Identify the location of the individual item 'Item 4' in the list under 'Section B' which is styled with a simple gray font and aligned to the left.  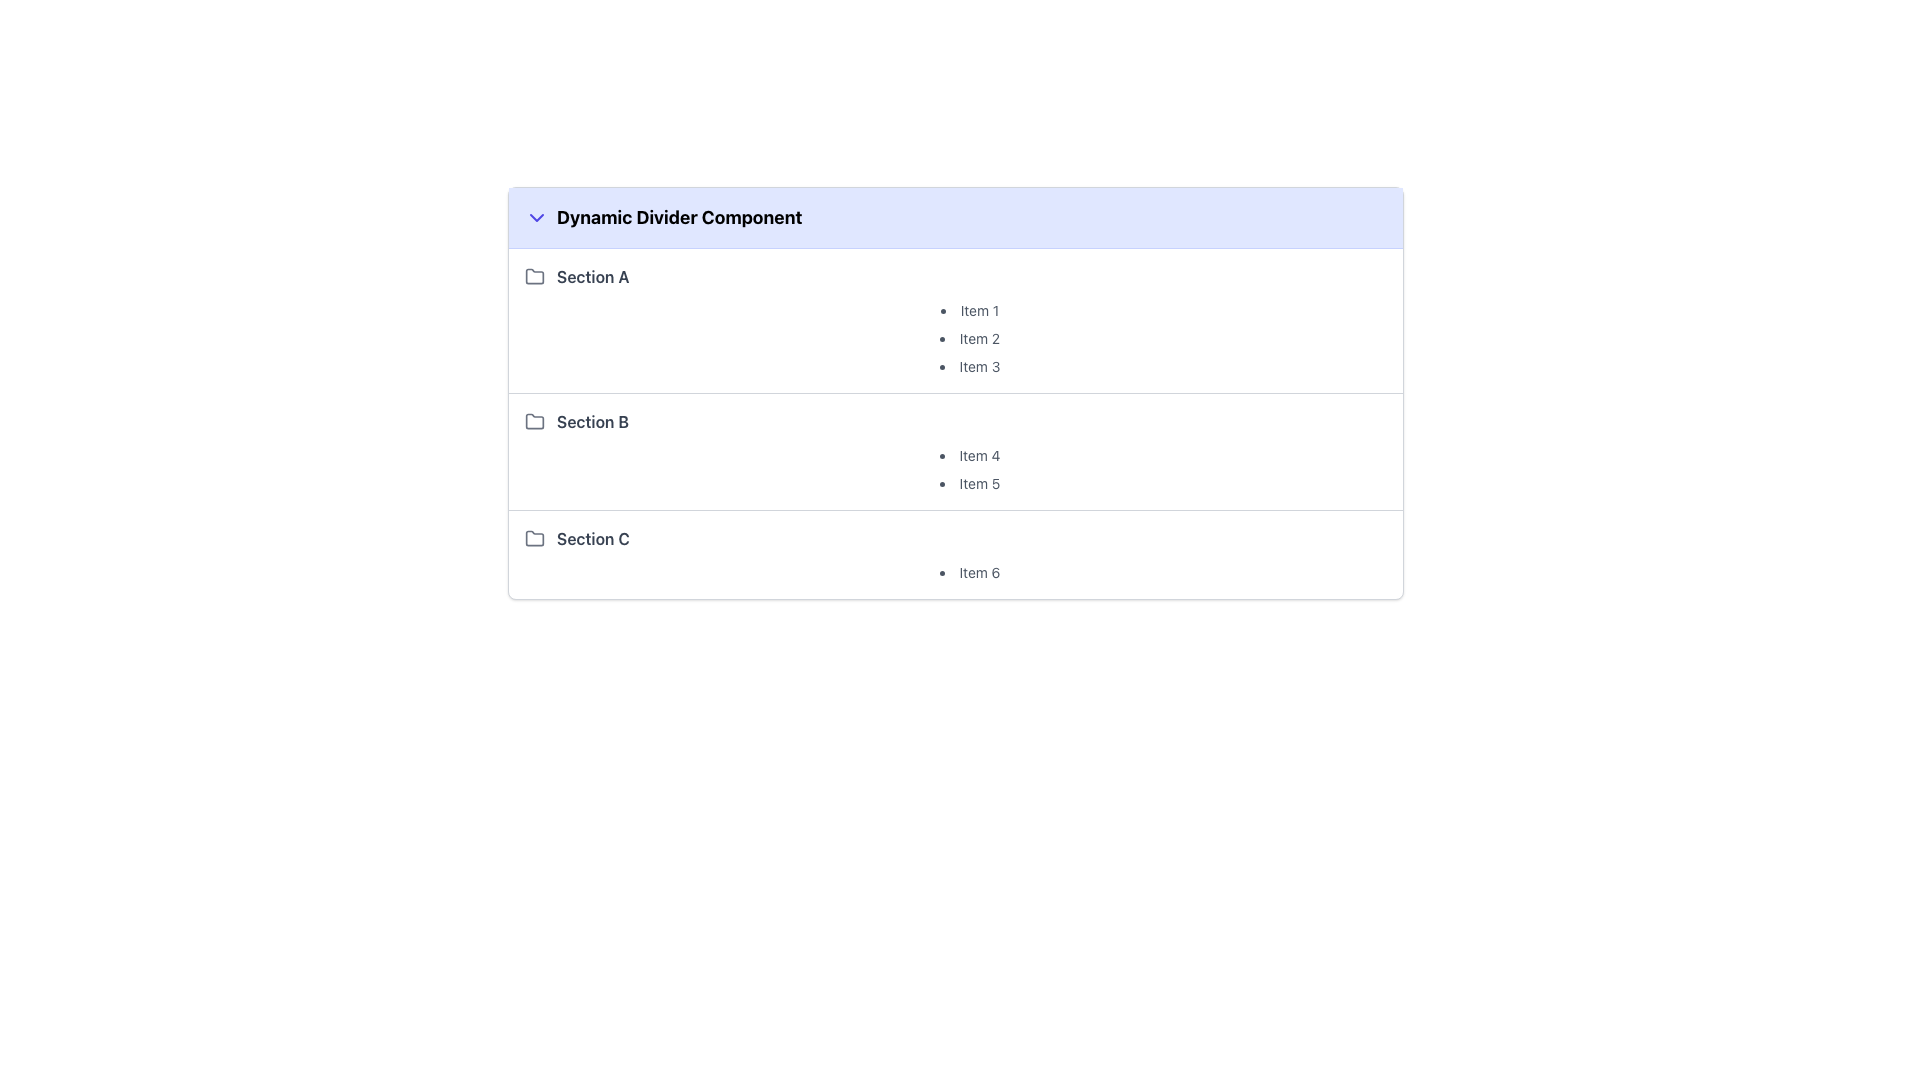
(954, 470).